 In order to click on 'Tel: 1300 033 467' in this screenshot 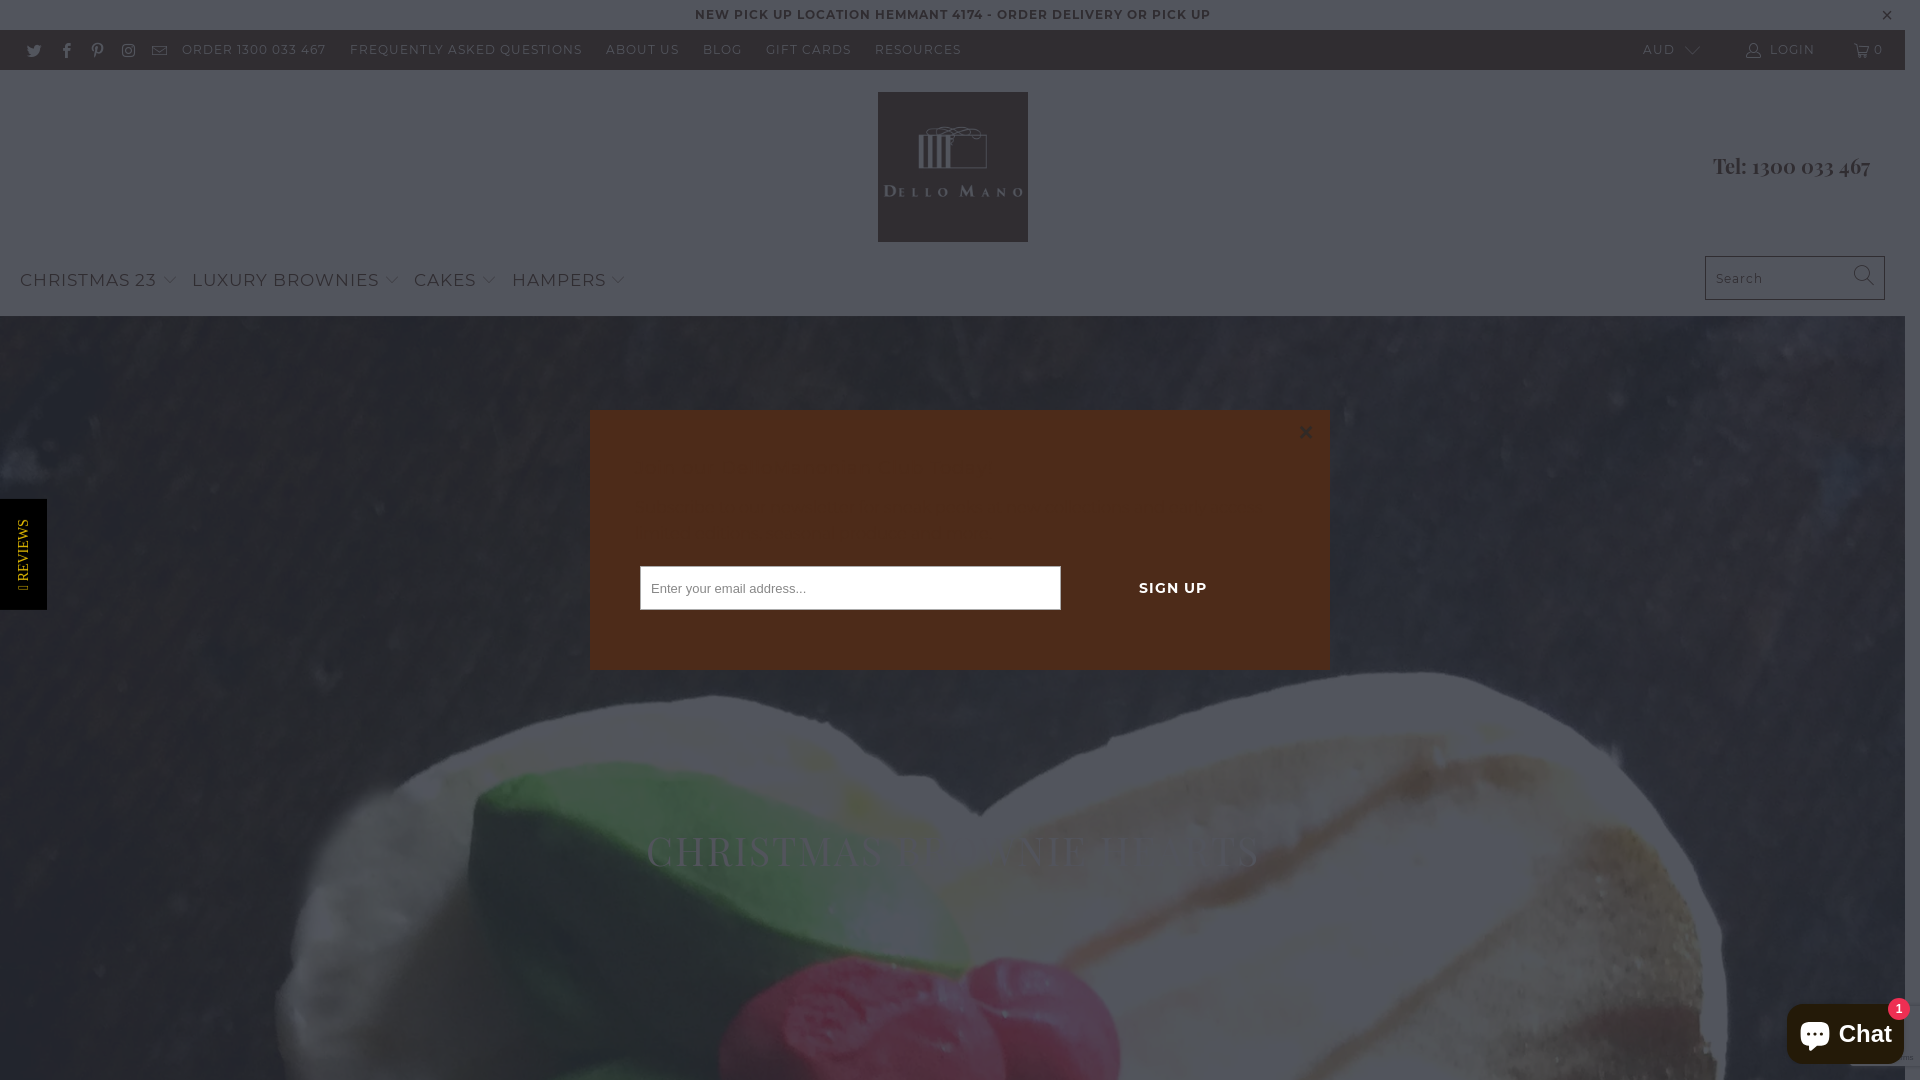, I will do `click(1791, 164)`.